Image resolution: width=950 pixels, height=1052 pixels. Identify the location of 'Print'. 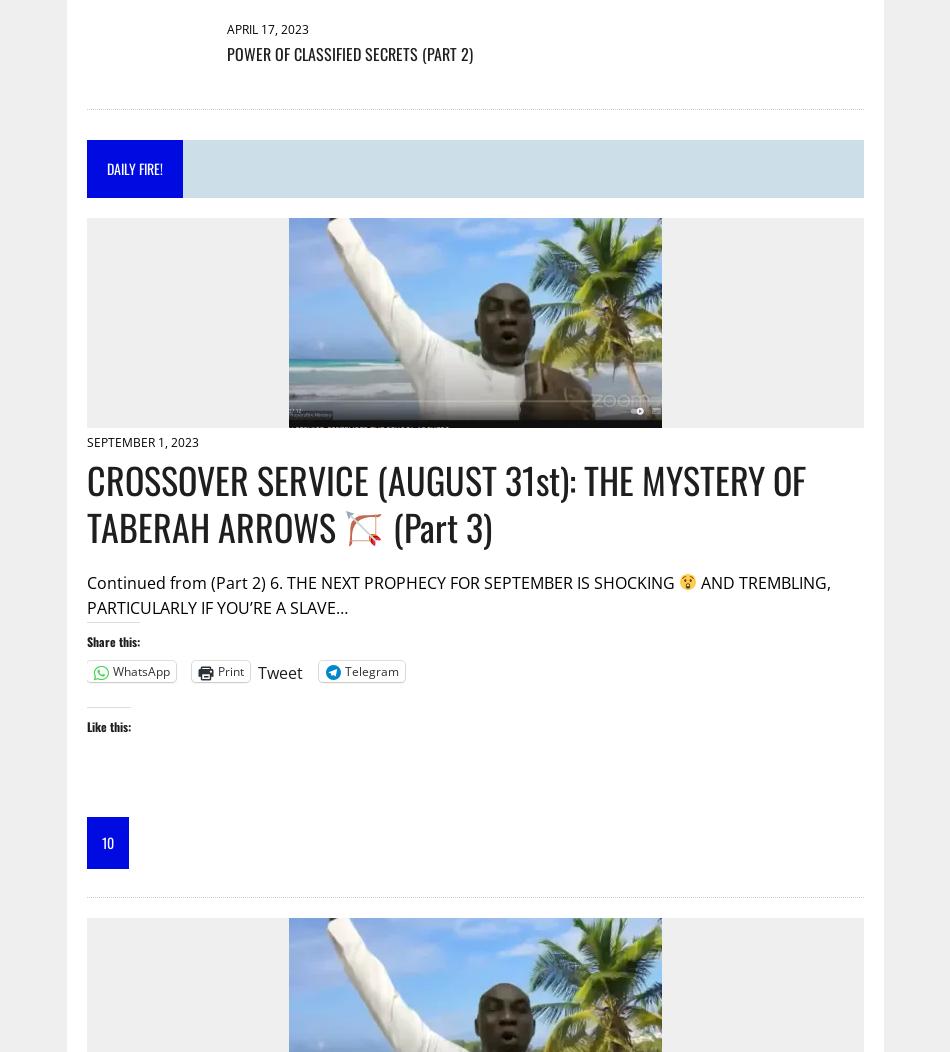
(229, 670).